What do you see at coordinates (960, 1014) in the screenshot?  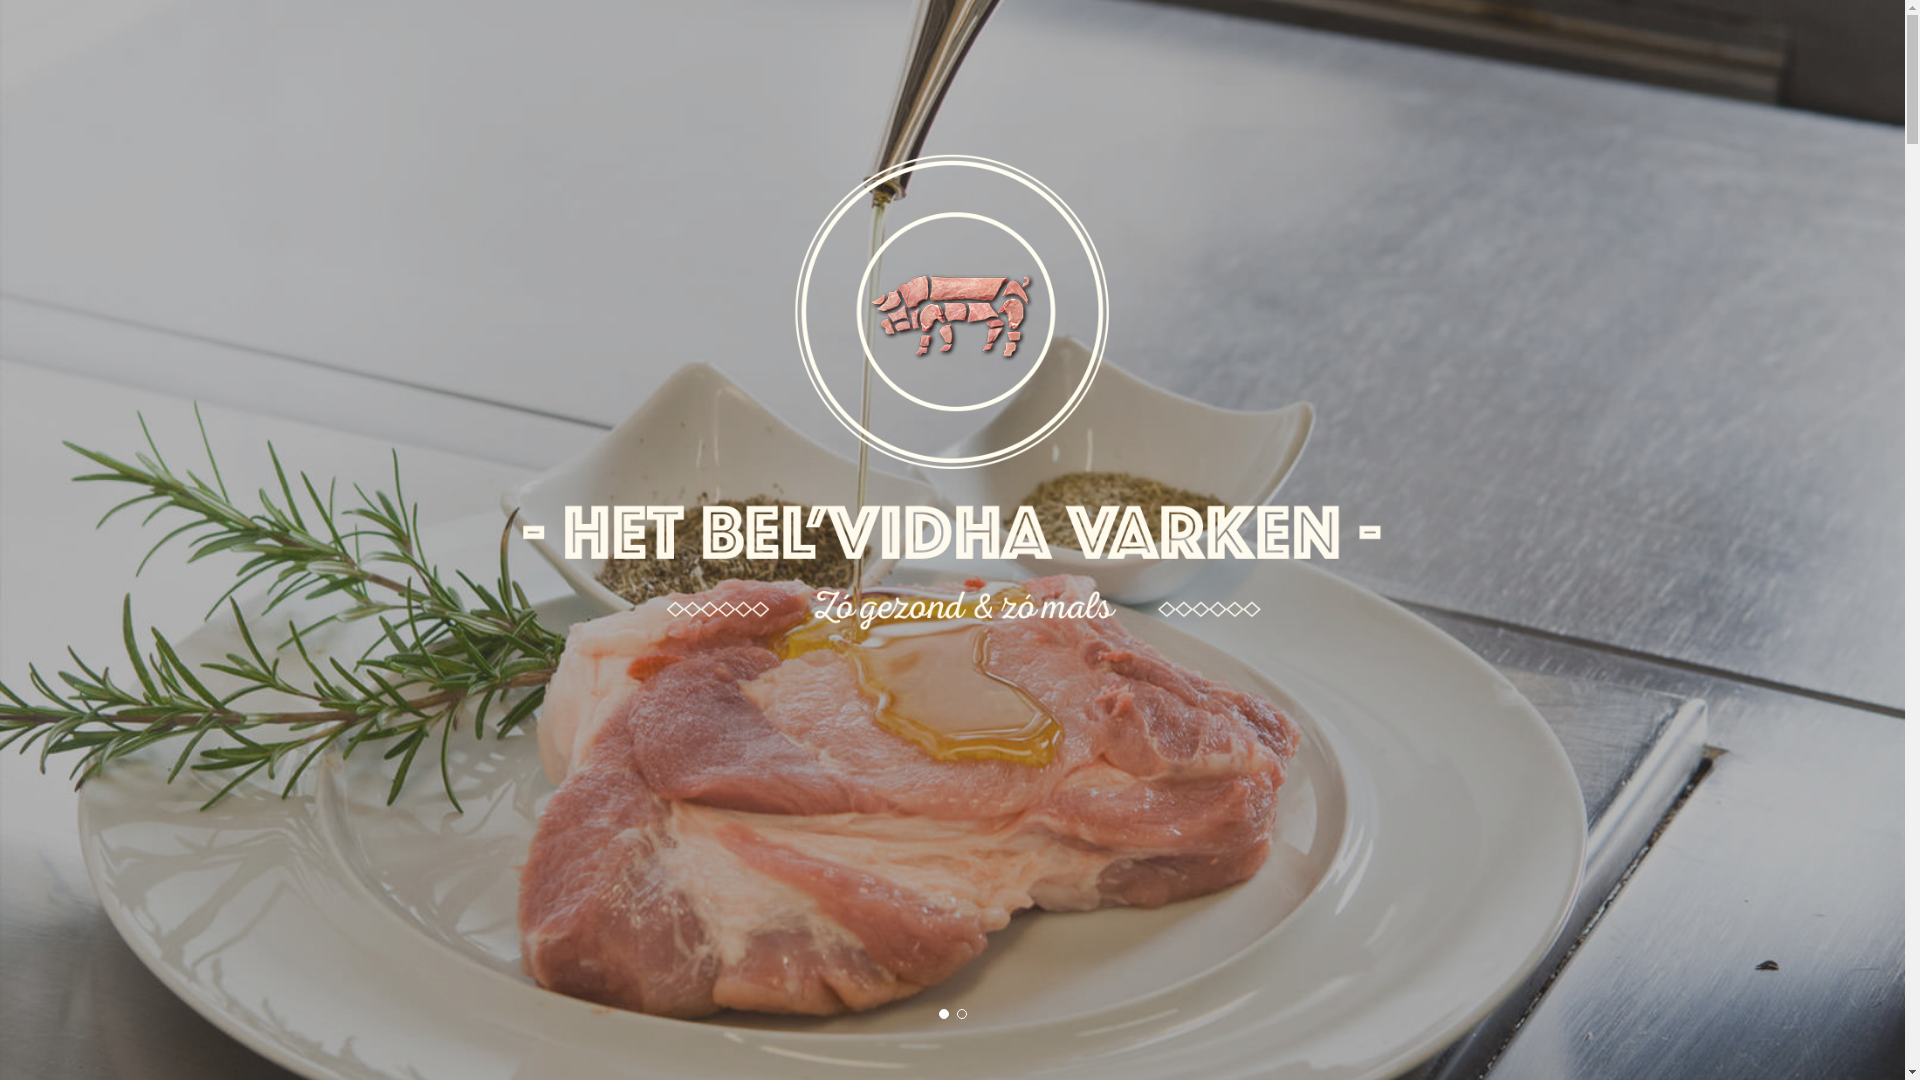 I see `'2'` at bounding box center [960, 1014].